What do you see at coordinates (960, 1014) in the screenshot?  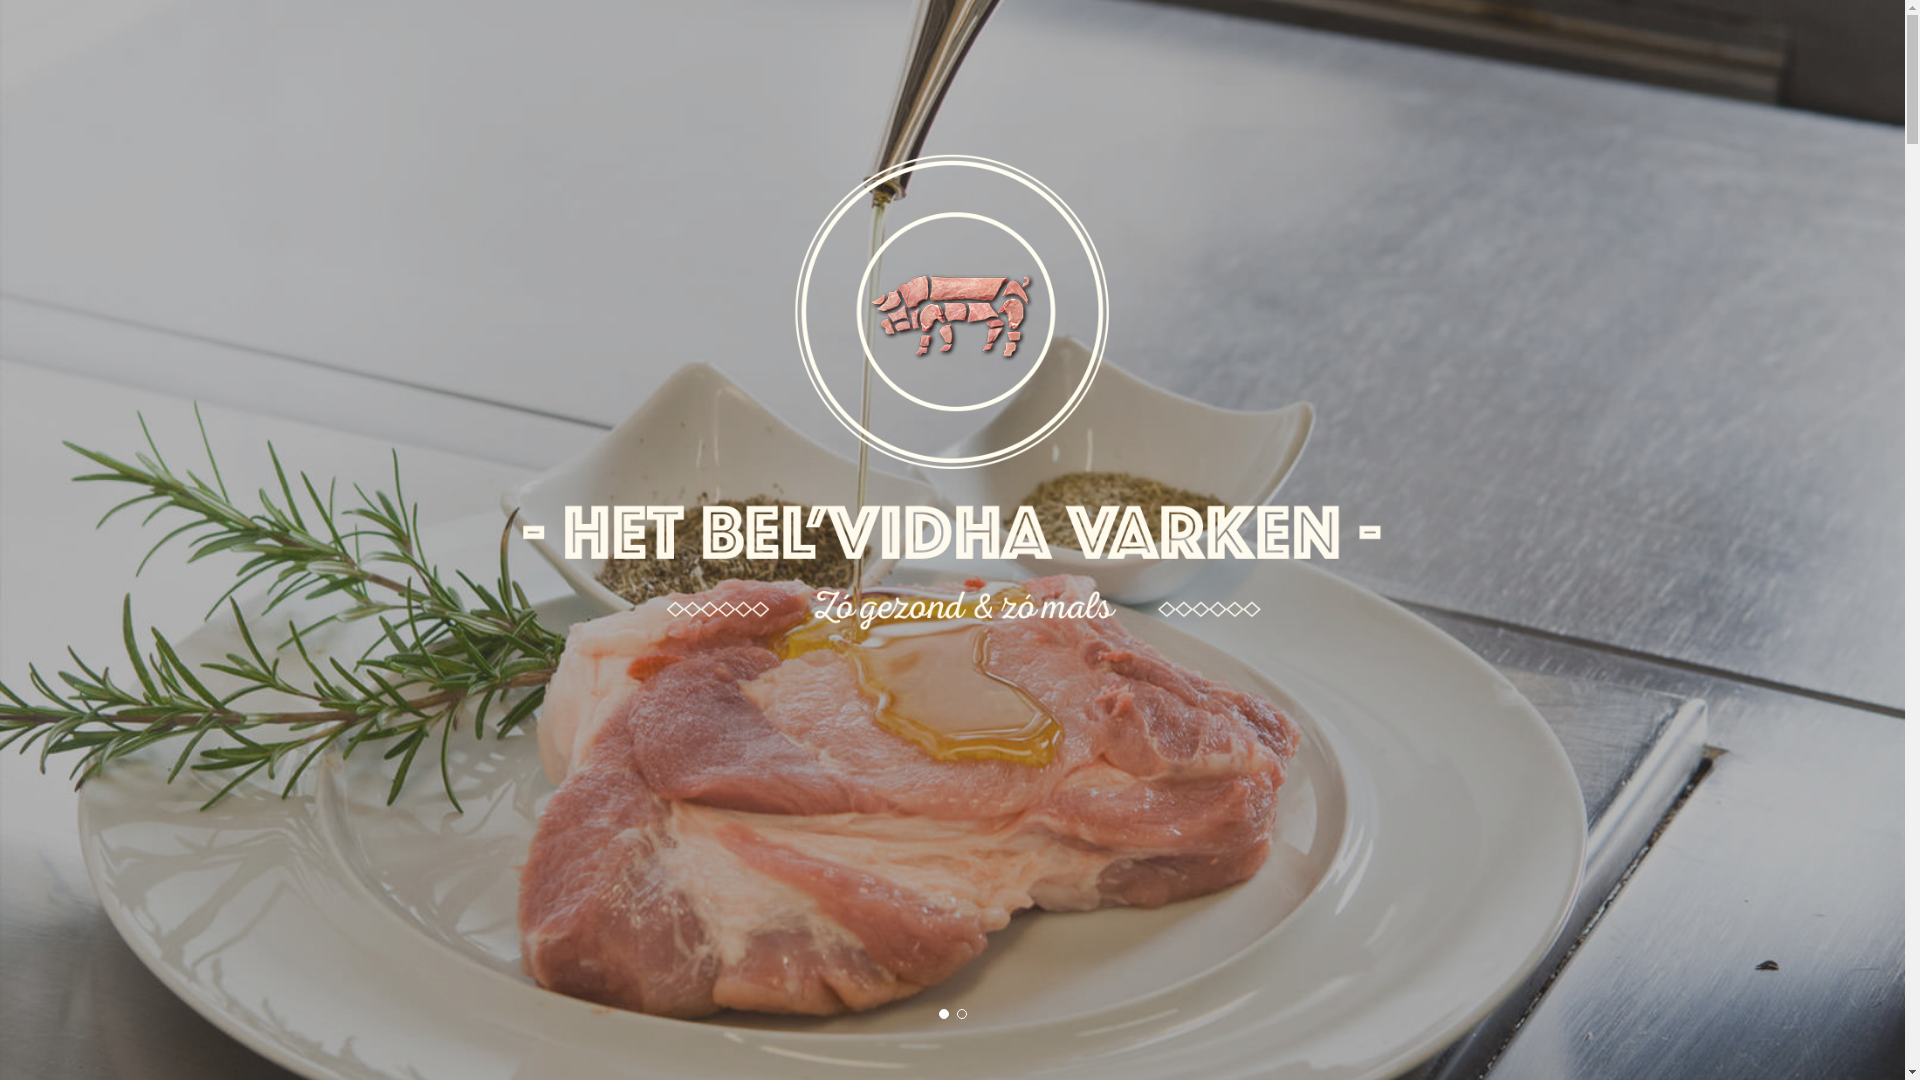 I see `'2'` at bounding box center [960, 1014].